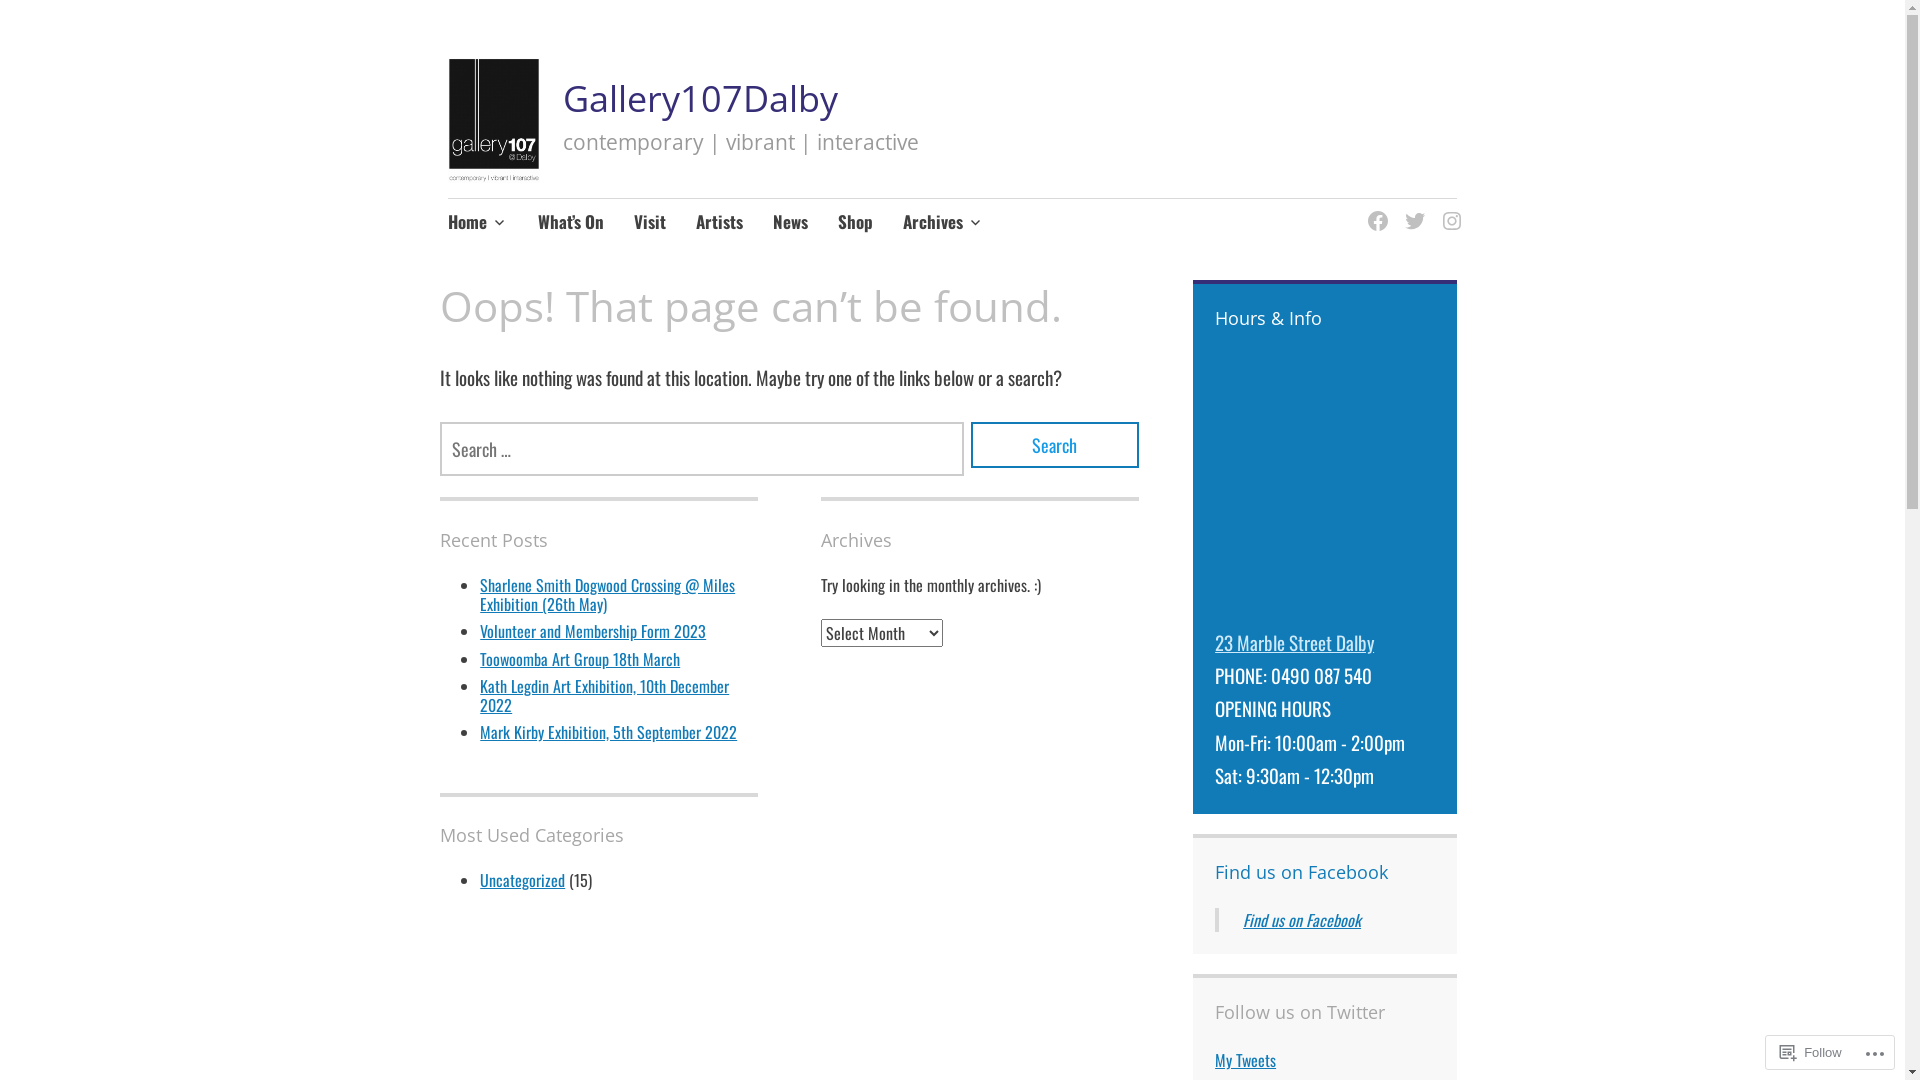  Describe the element at coordinates (1301, 920) in the screenshot. I see `'Find us on Facebook'` at that location.